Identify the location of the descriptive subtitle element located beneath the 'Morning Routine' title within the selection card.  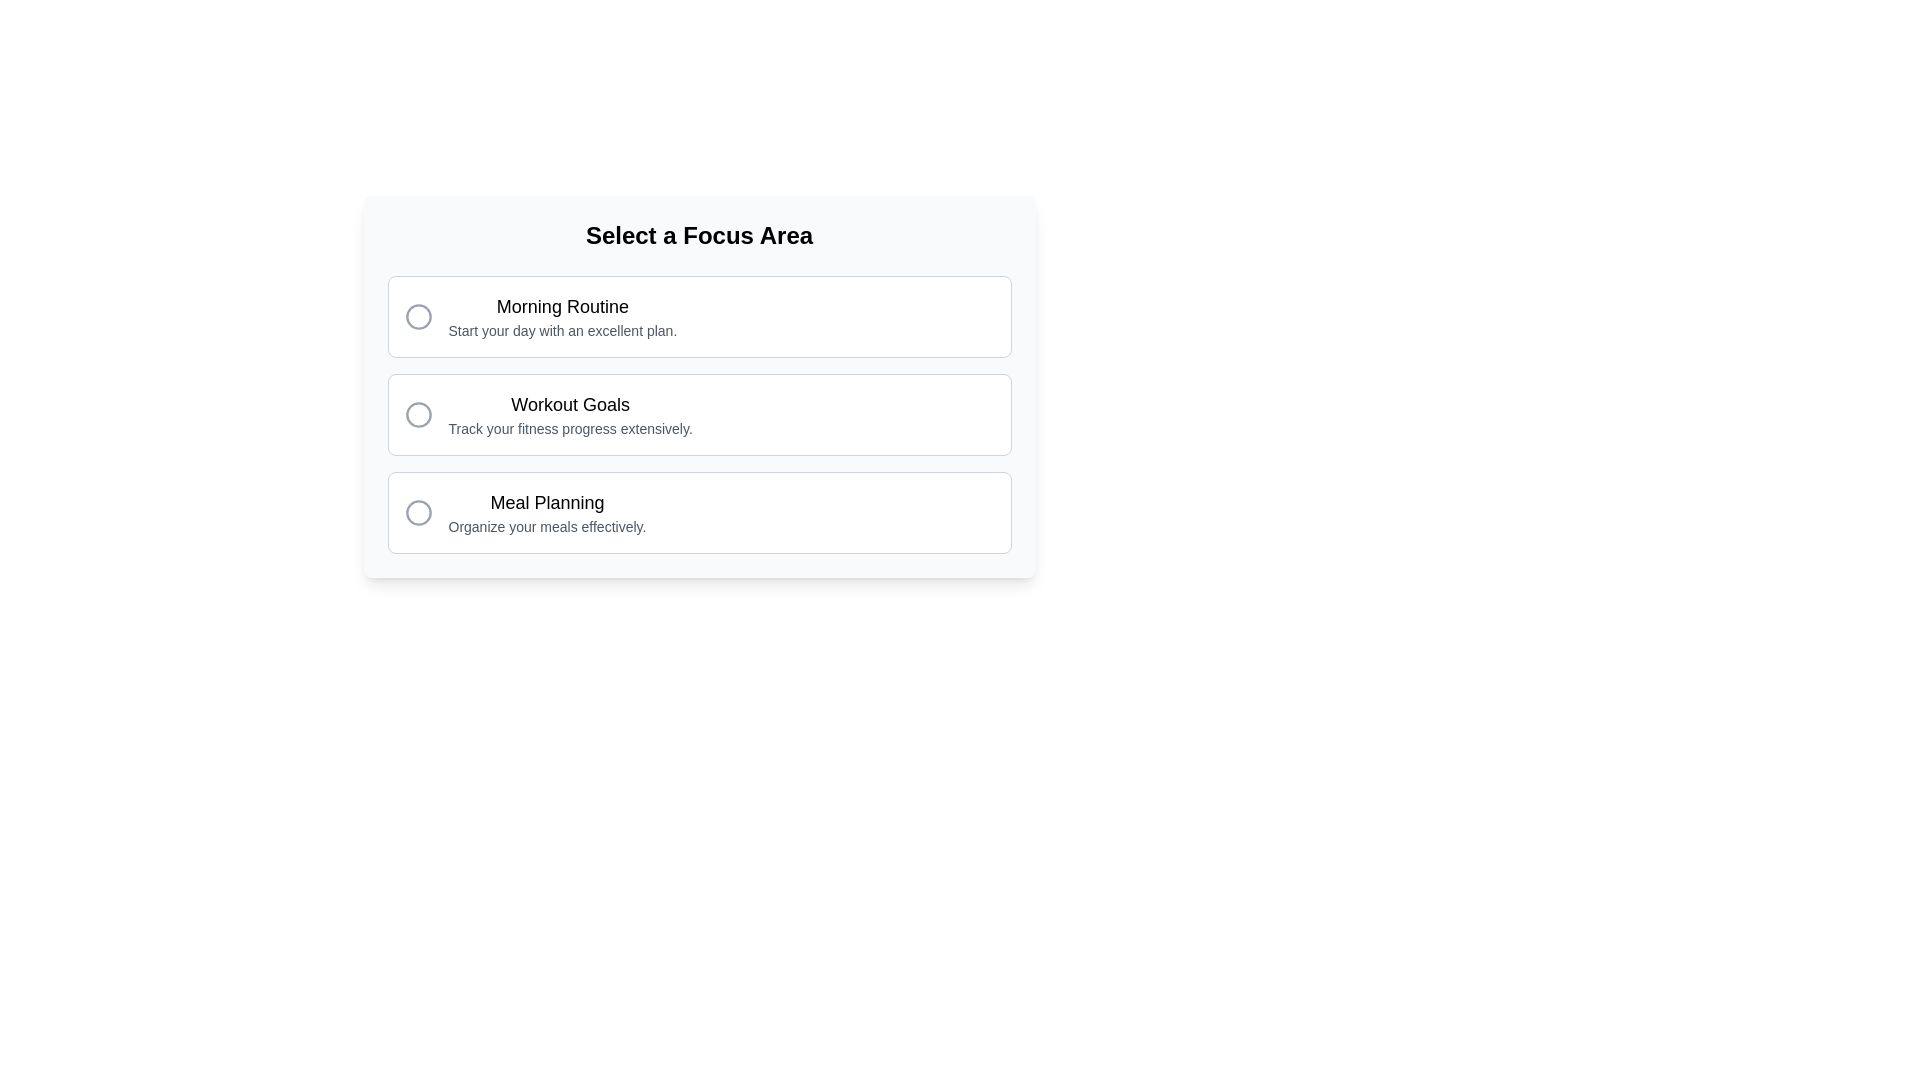
(561, 330).